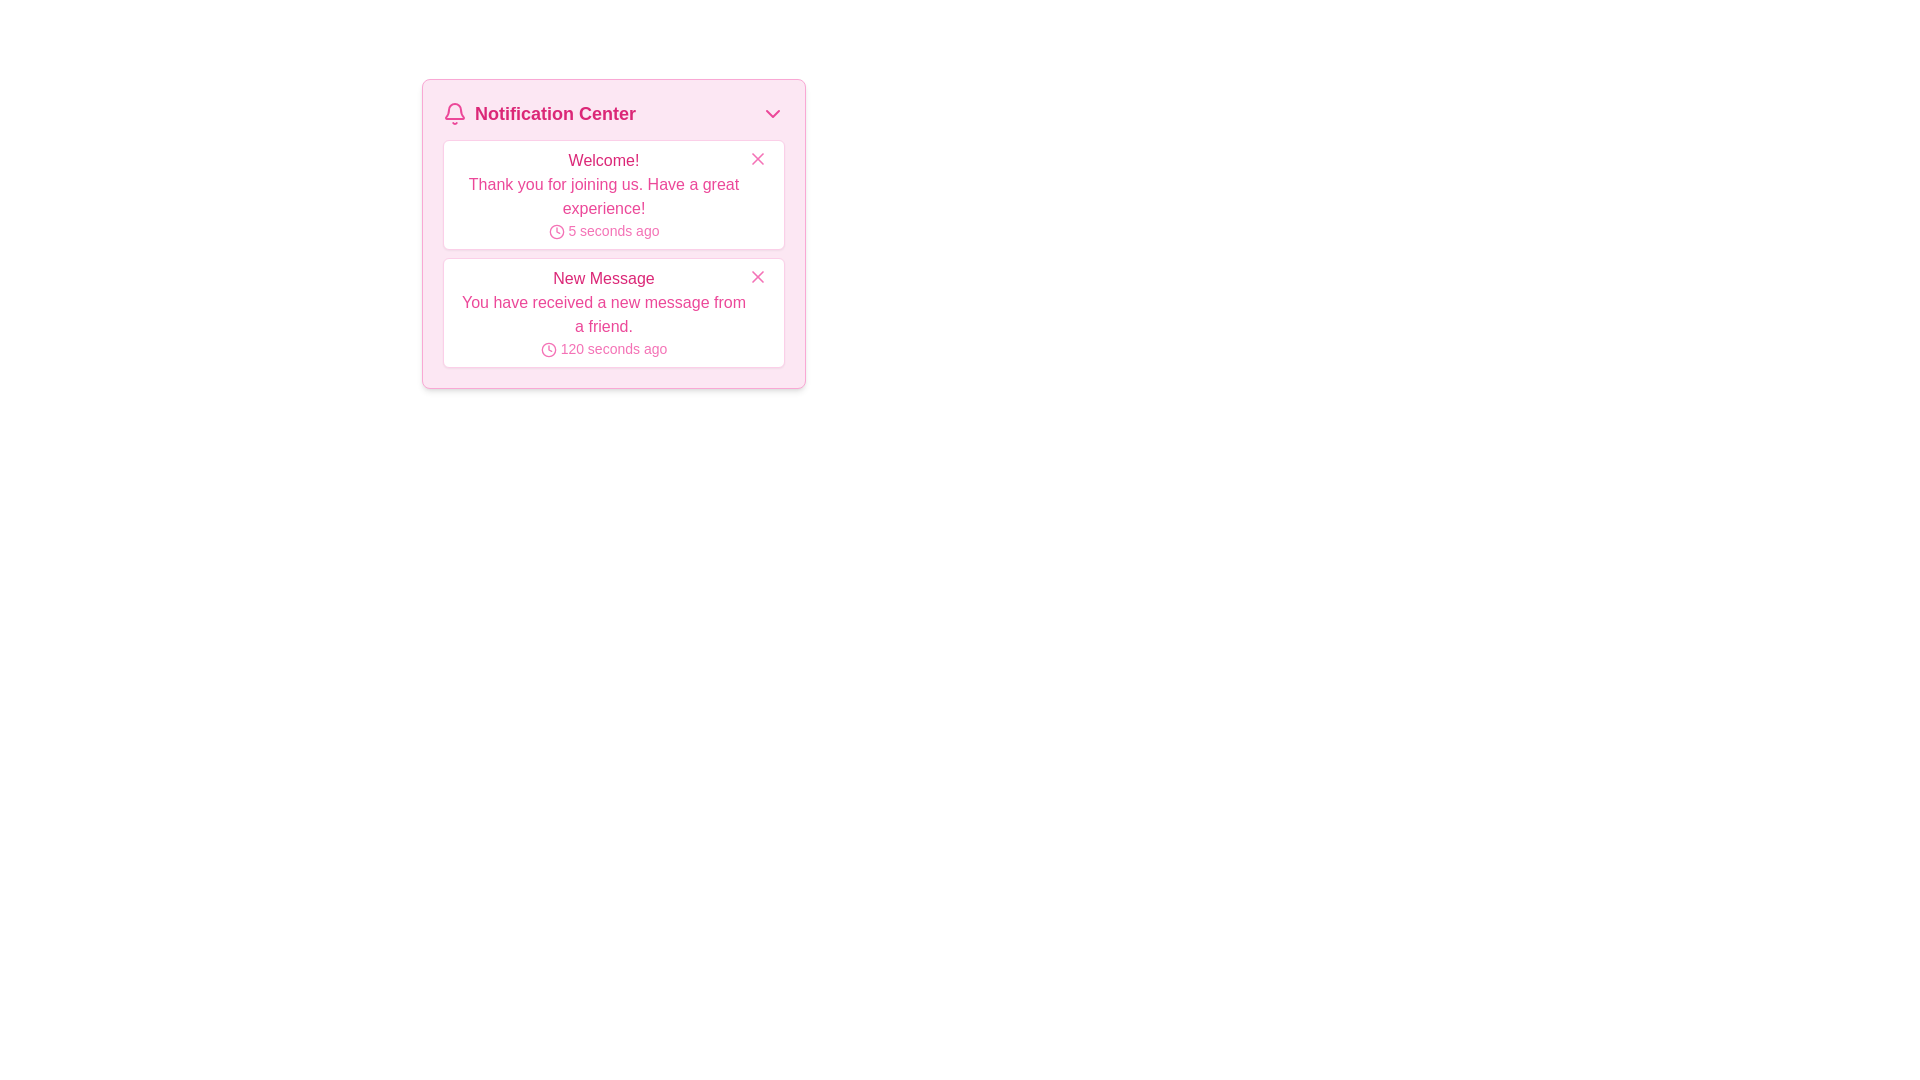 The height and width of the screenshot is (1080, 1920). Describe the element at coordinates (757, 277) in the screenshot. I see `the dismiss button (an 'X' icon with a pink outline) located at the top-right corner of the 'New Message' notification box` at that location.